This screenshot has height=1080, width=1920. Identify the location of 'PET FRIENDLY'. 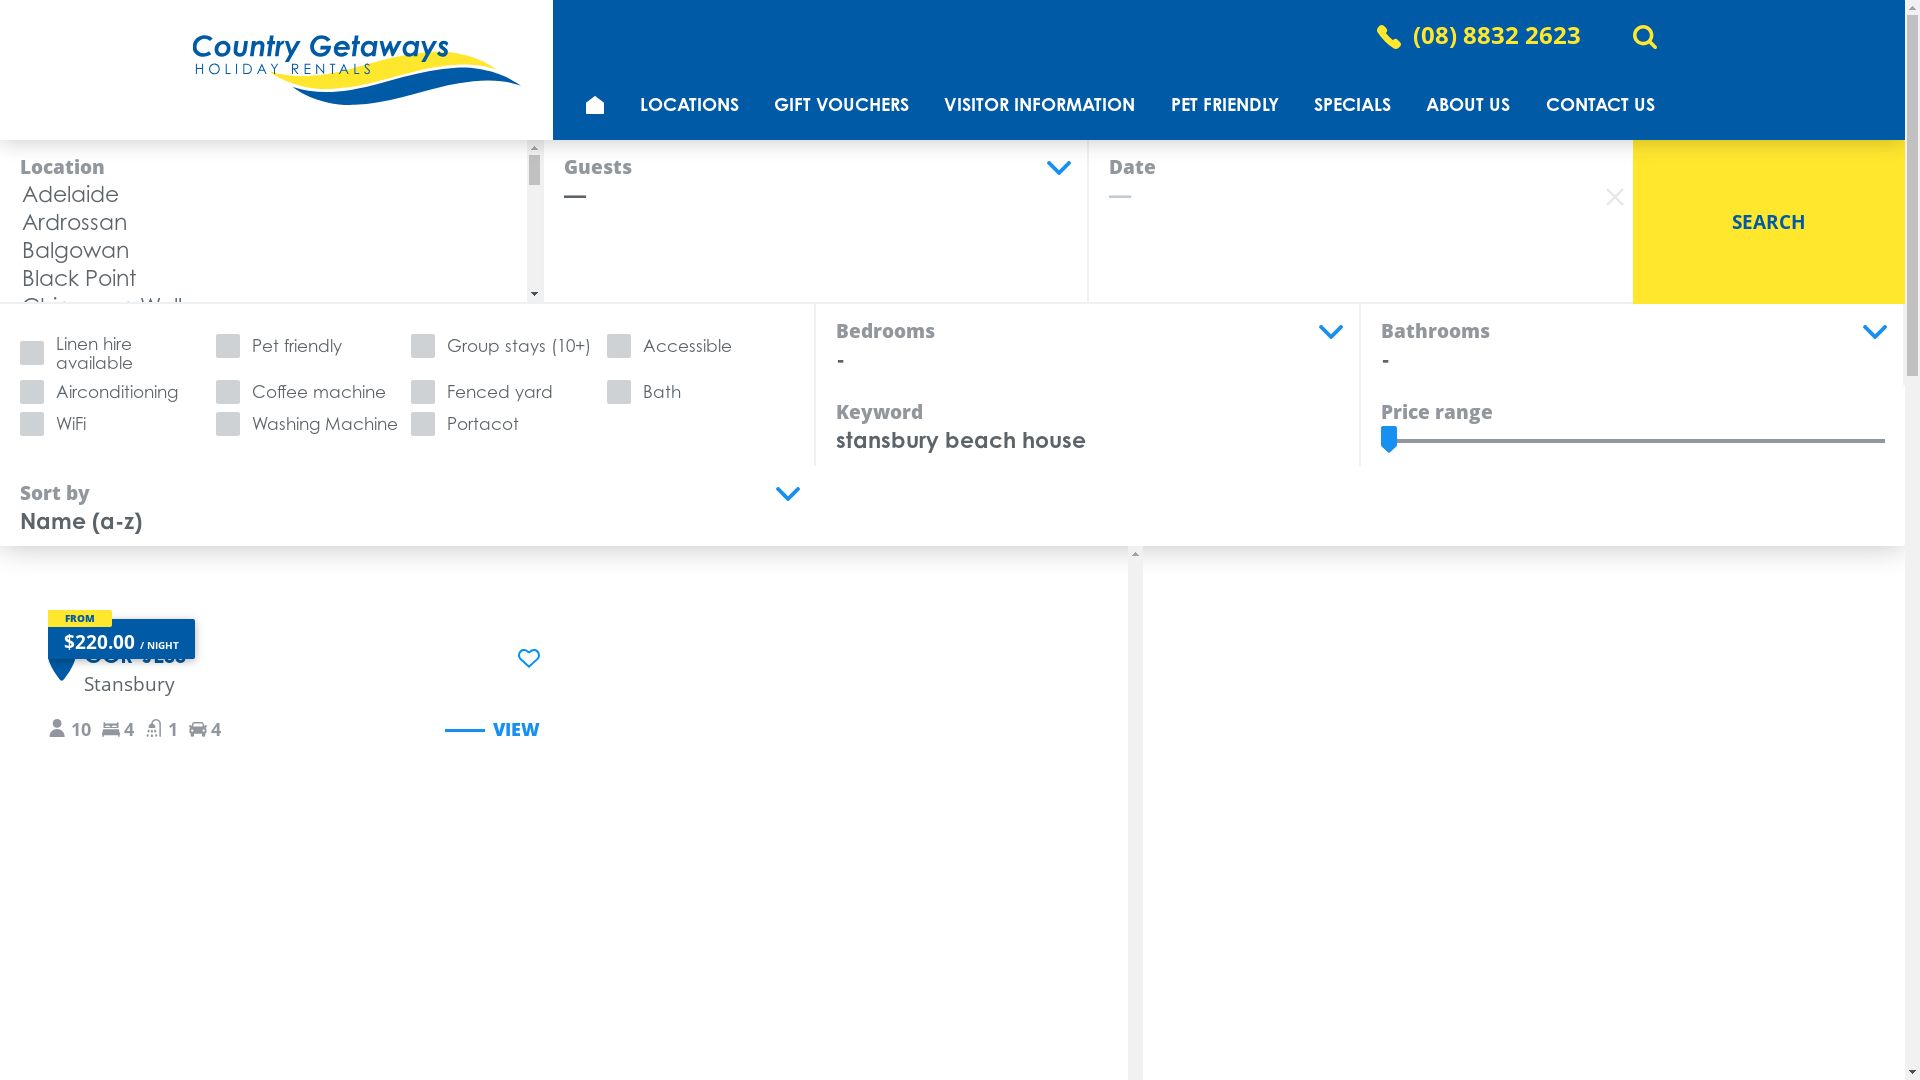
(1223, 104).